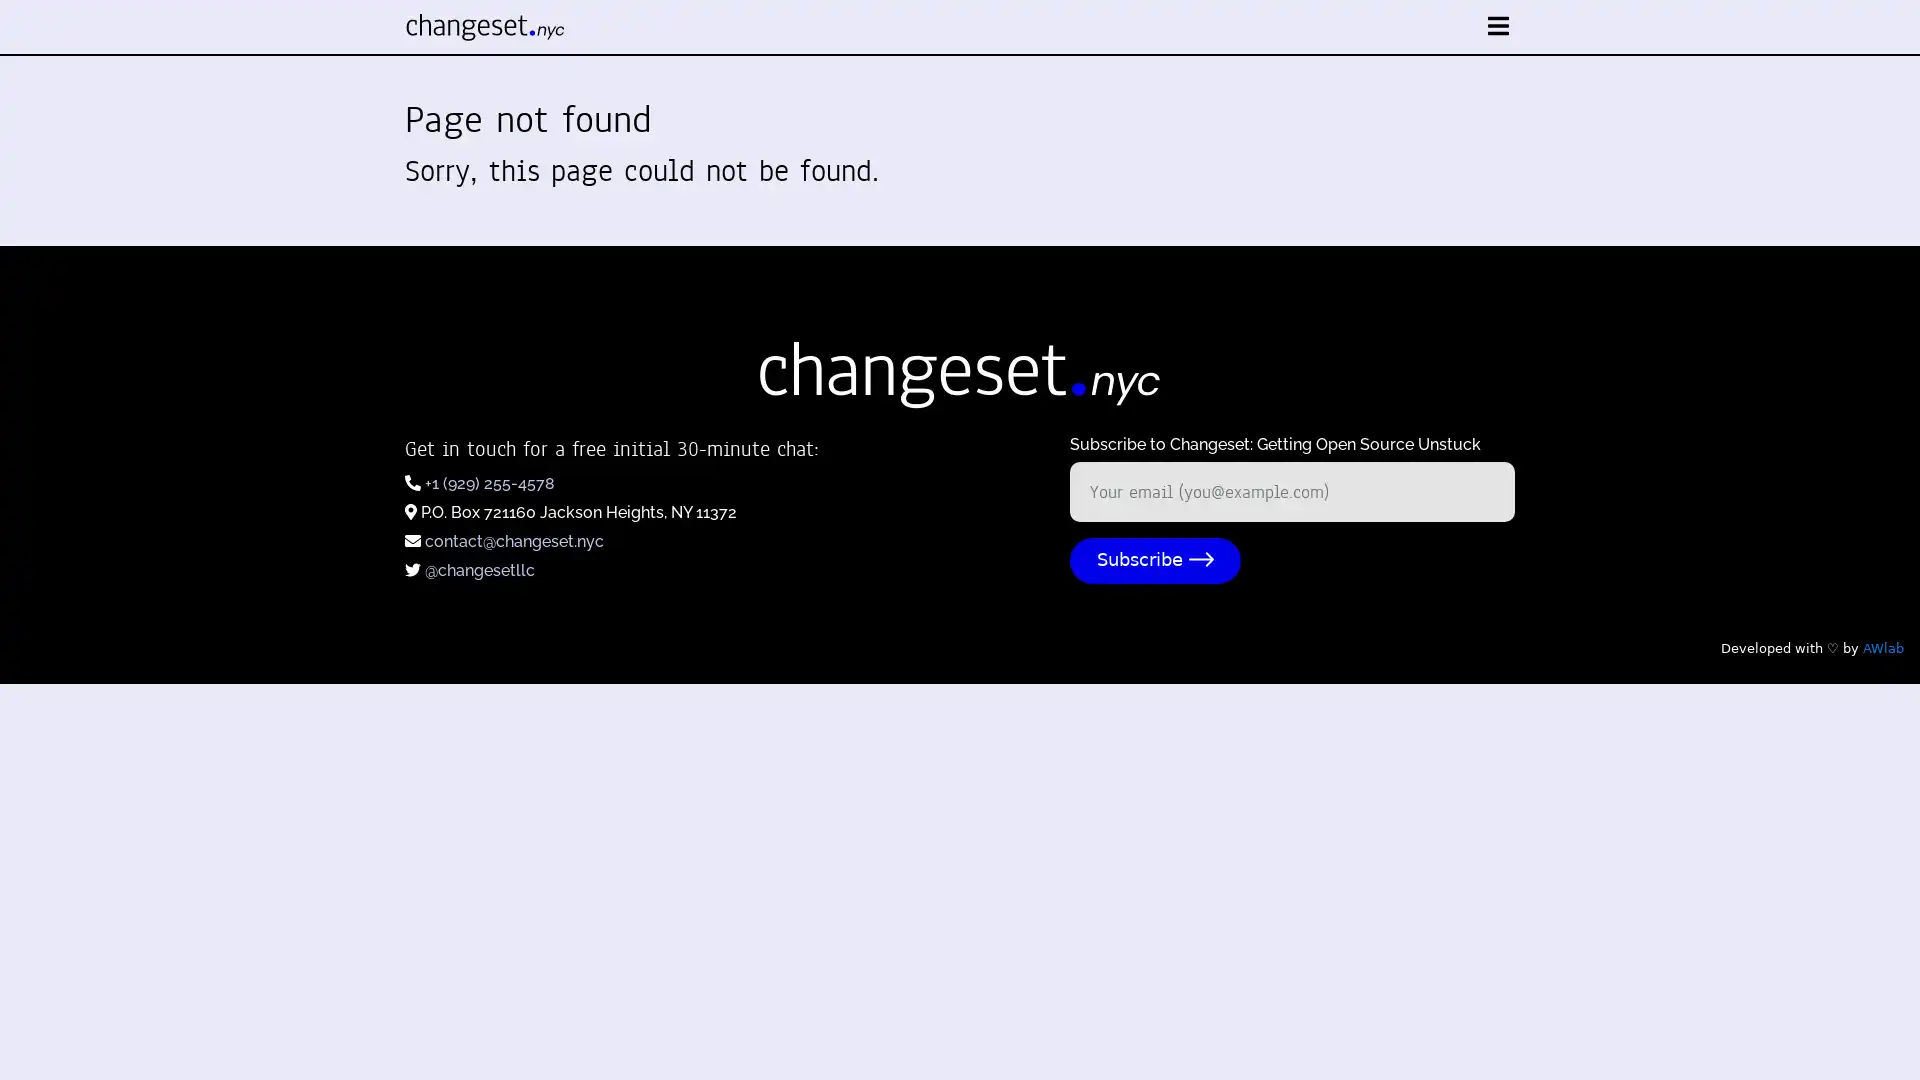 Image resolution: width=1920 pixels, height=1080 pixels. I want to click on Subscribe, so click(1155, 560).